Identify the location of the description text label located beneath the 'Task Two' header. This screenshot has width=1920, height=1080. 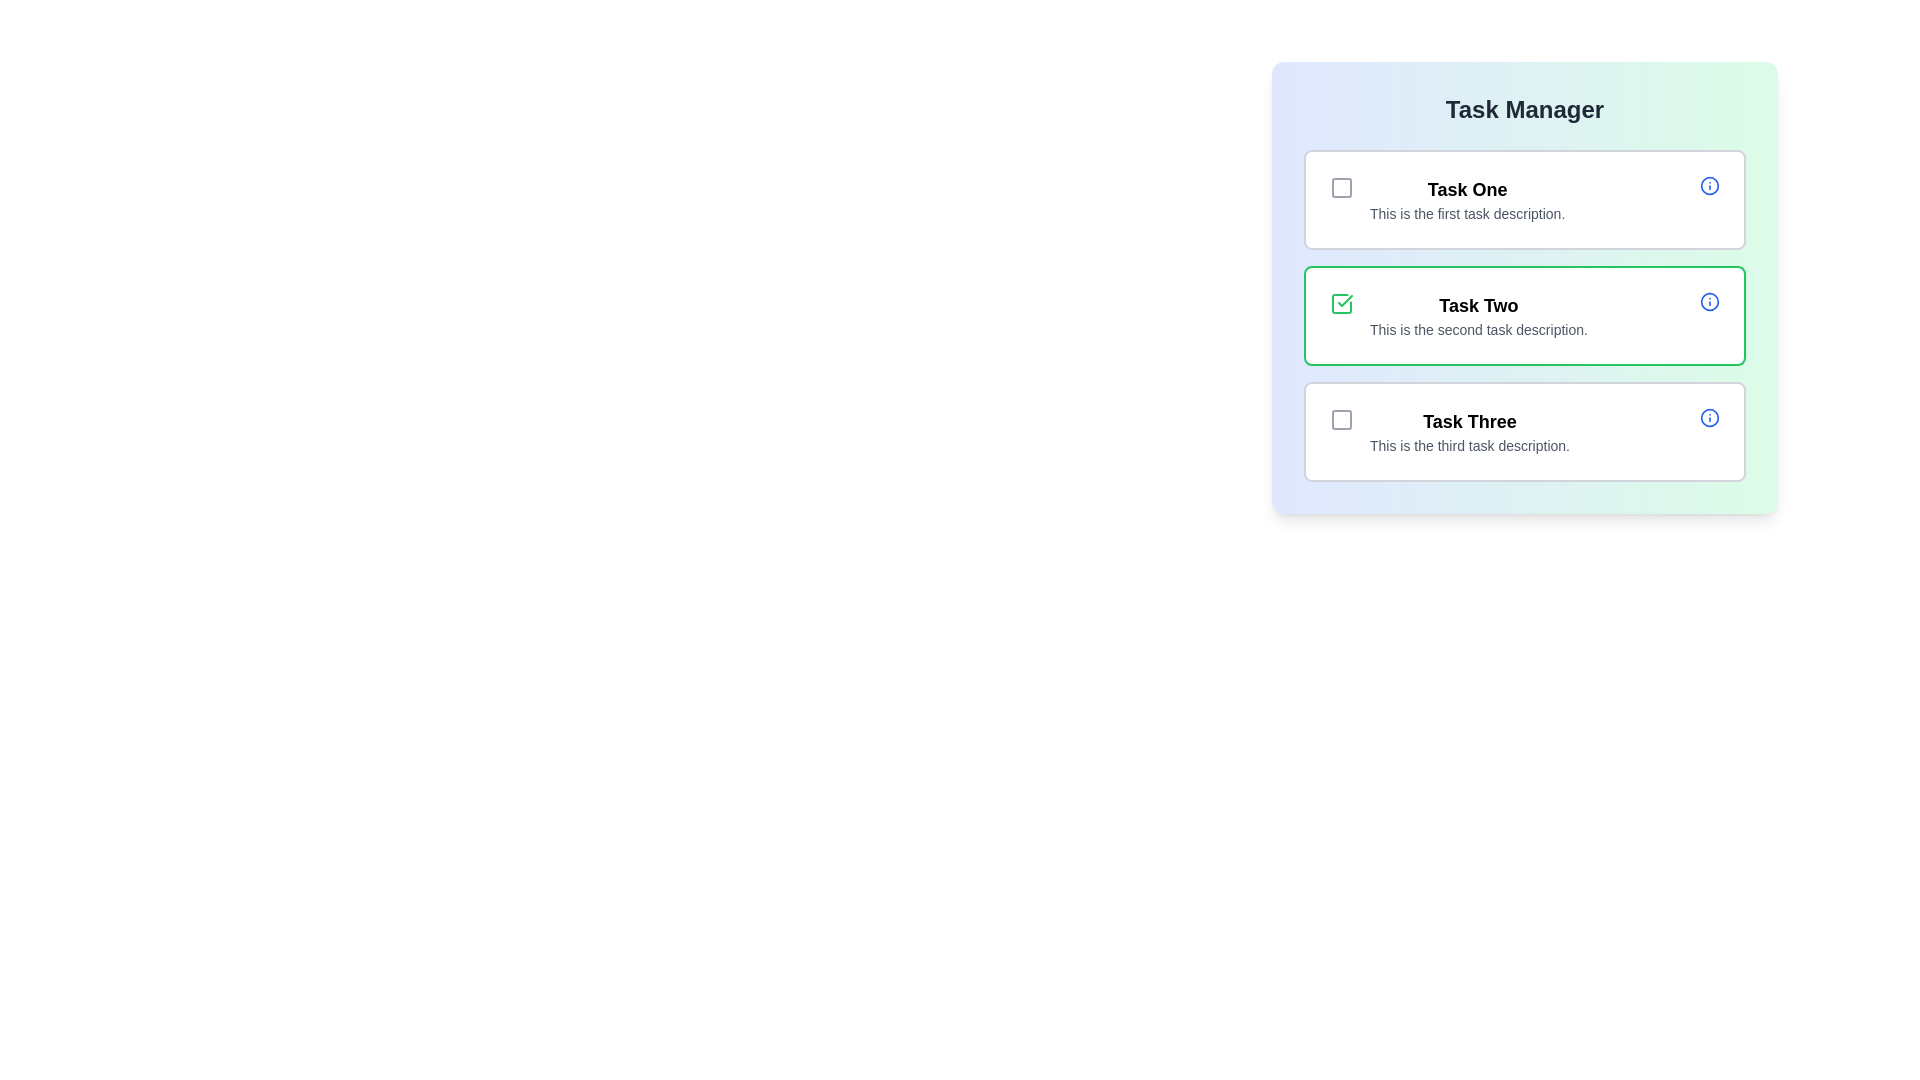
(1478, 329).